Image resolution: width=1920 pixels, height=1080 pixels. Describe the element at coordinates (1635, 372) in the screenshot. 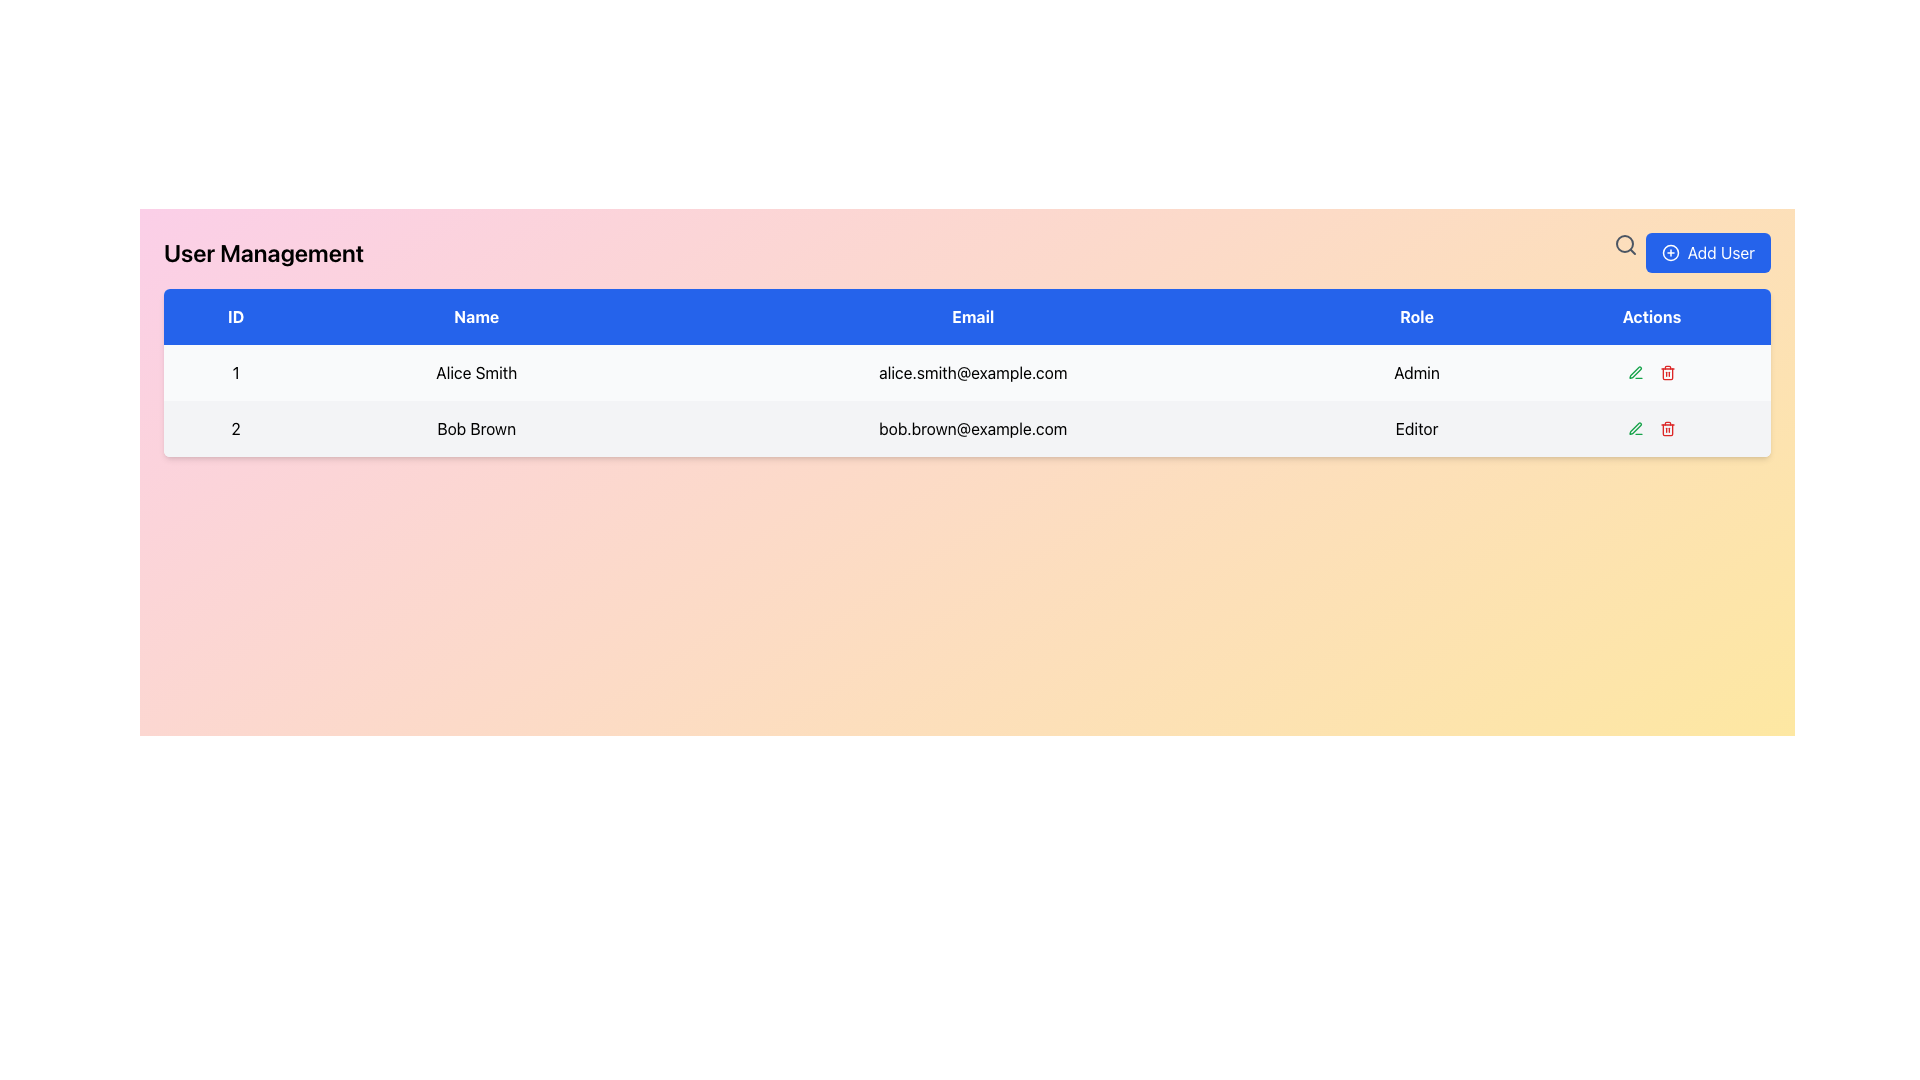

I see `the green pen icon representing the editing action in the 'Actions' column for user 'Bob Brown' in the second row of the table` at that location.